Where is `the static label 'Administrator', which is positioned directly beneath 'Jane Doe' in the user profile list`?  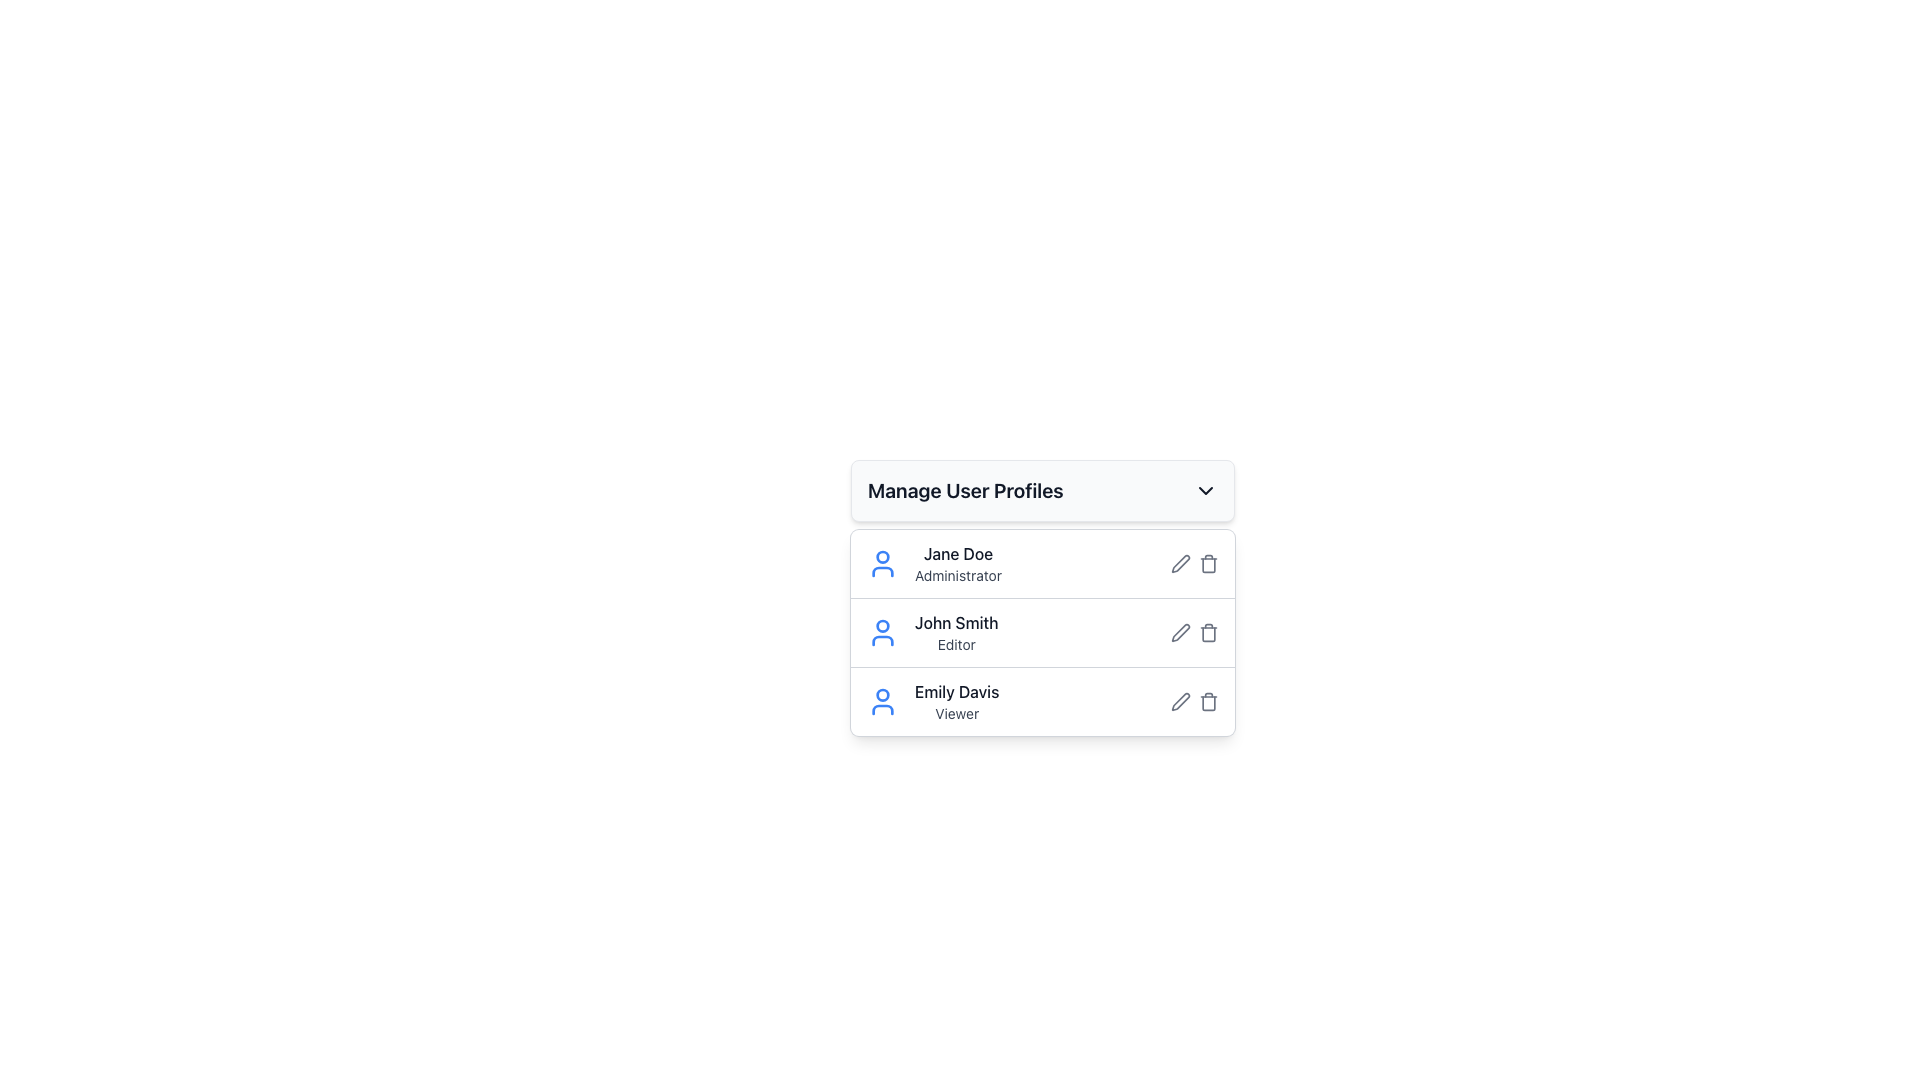
the static label 'Administrator', which is positioned directly beneath 'Jane Doe' in the user profile list is located at coordinates (957, 575).